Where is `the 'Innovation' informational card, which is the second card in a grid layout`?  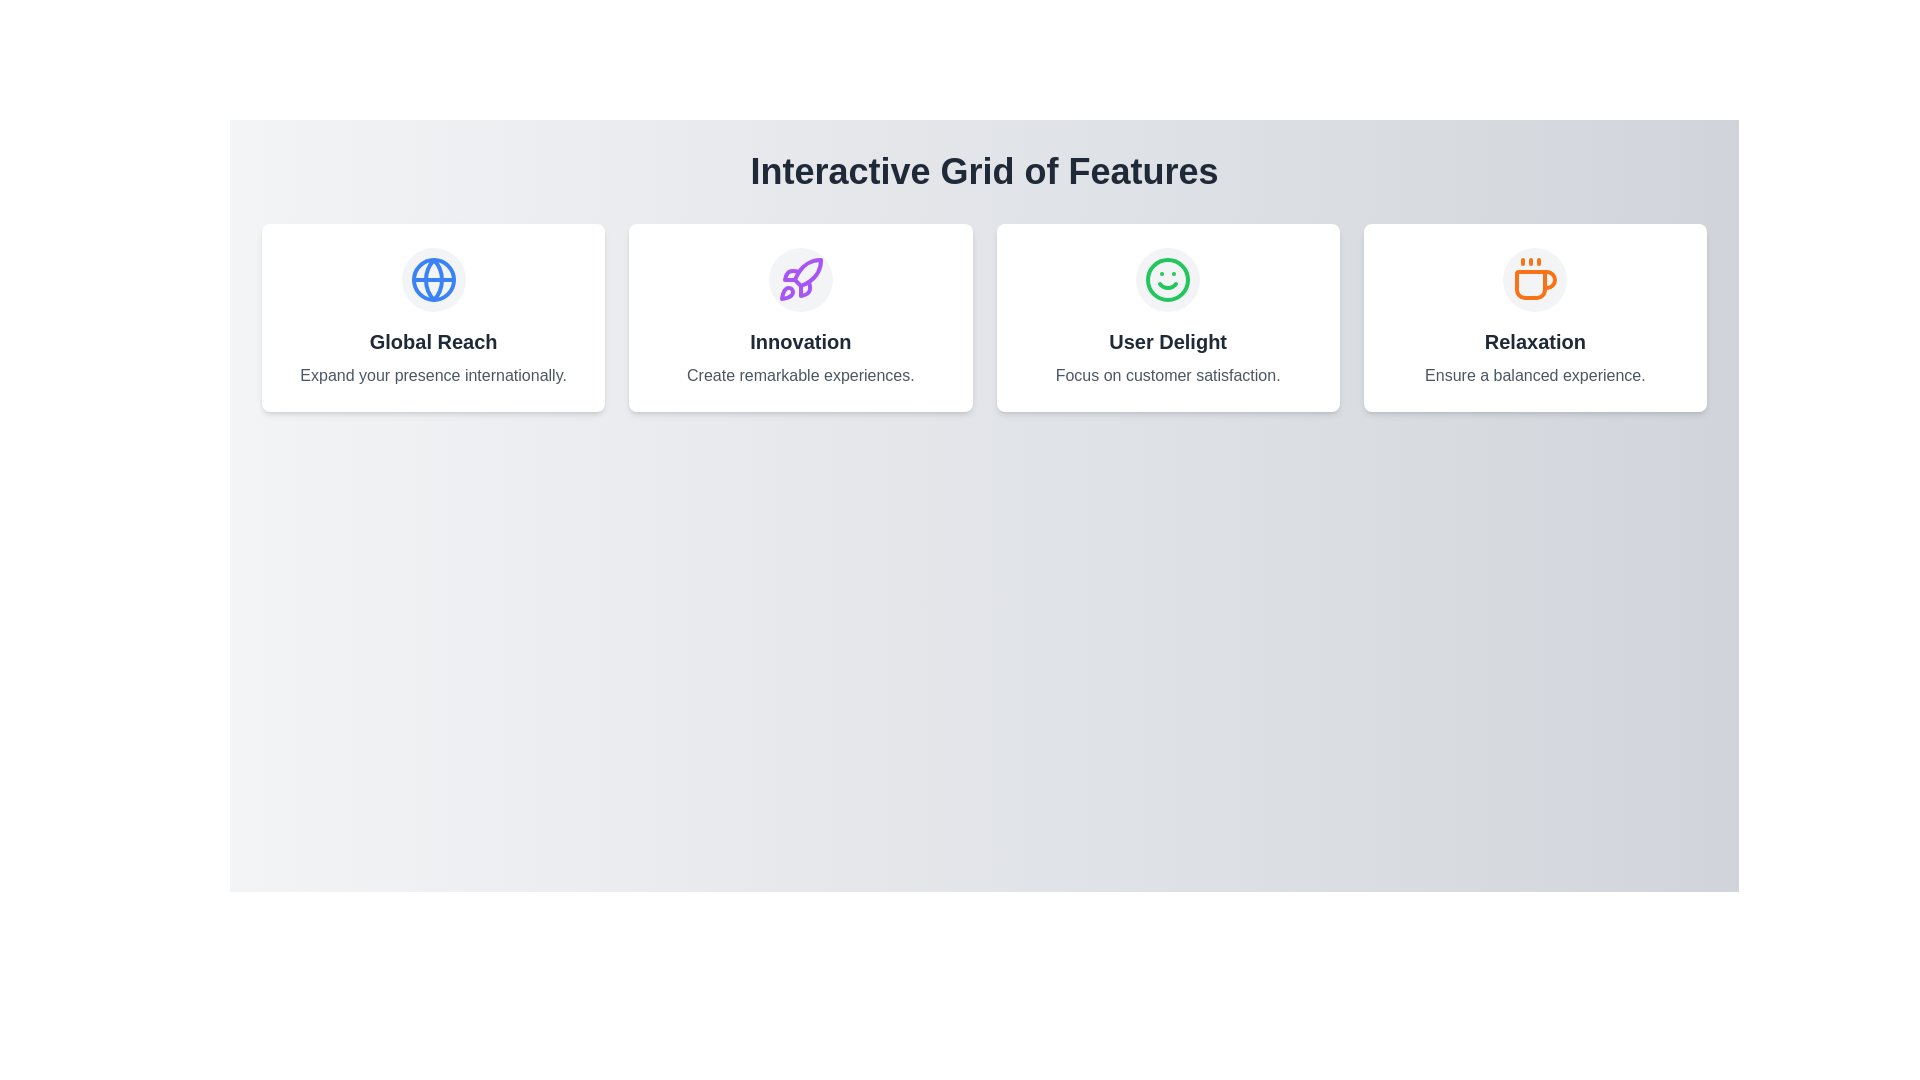 the 'Innovation' informational card, which is the second card in a grid layout is located at coordinates (800, 316).